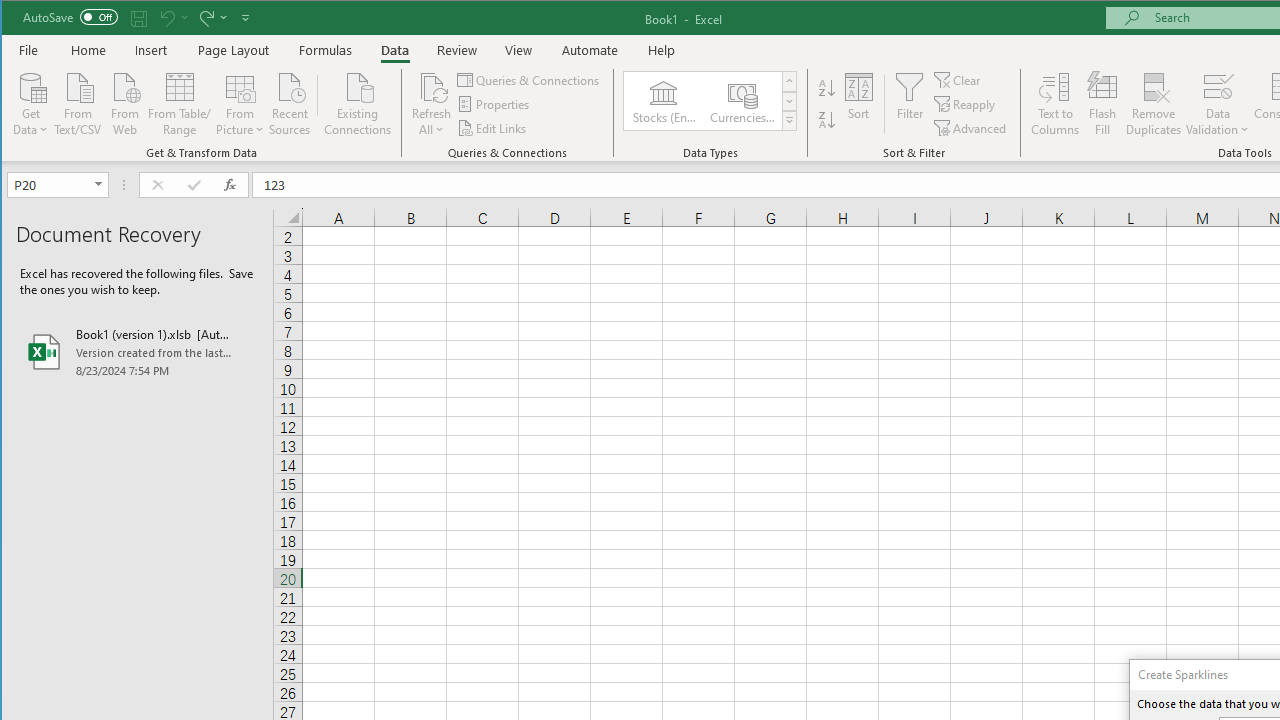 This screenshot has width=1280, height=720. I want to click on 'Recent Sources', so click(289, 102).